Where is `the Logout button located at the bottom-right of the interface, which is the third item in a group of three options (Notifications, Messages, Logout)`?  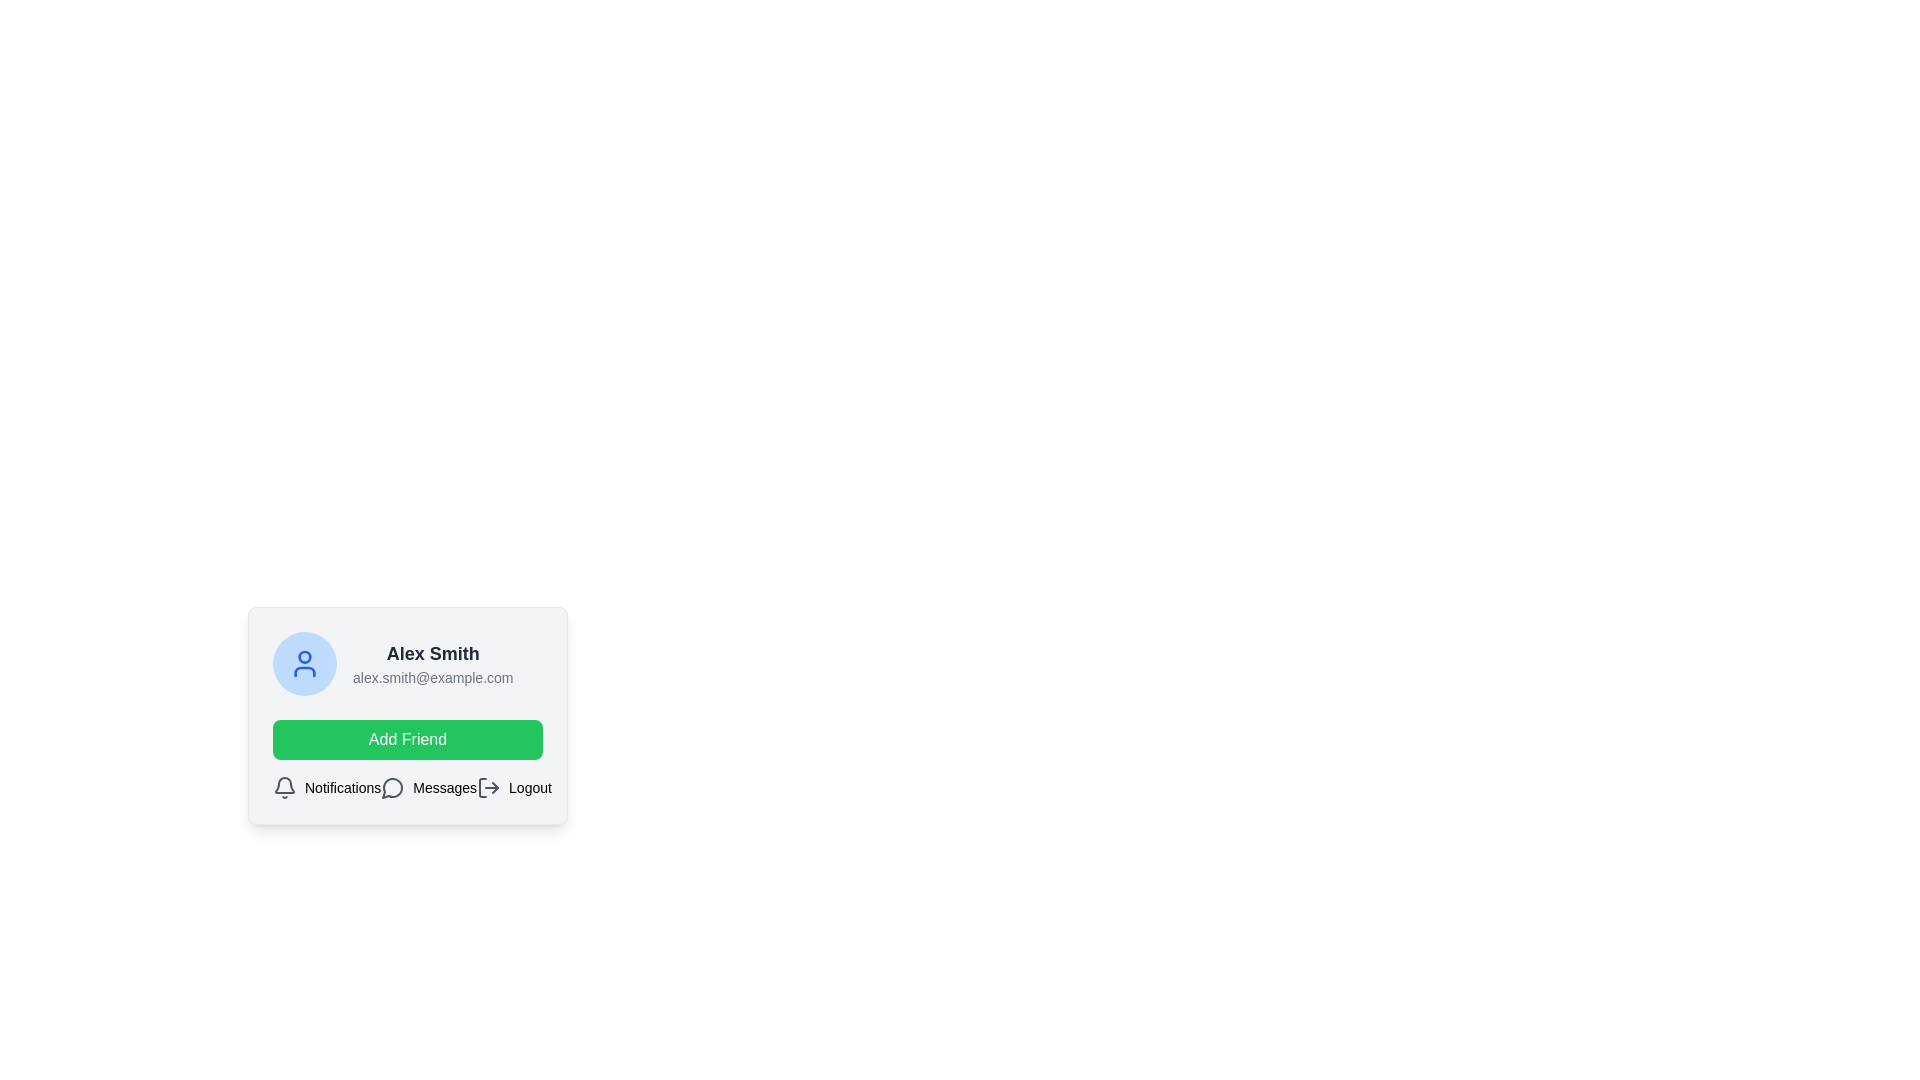
the Logout button located at the bottom-right of the interface, which is the third item in a group of three options (Notifications, Messages, Logout) is located at coordinates (514, 786).